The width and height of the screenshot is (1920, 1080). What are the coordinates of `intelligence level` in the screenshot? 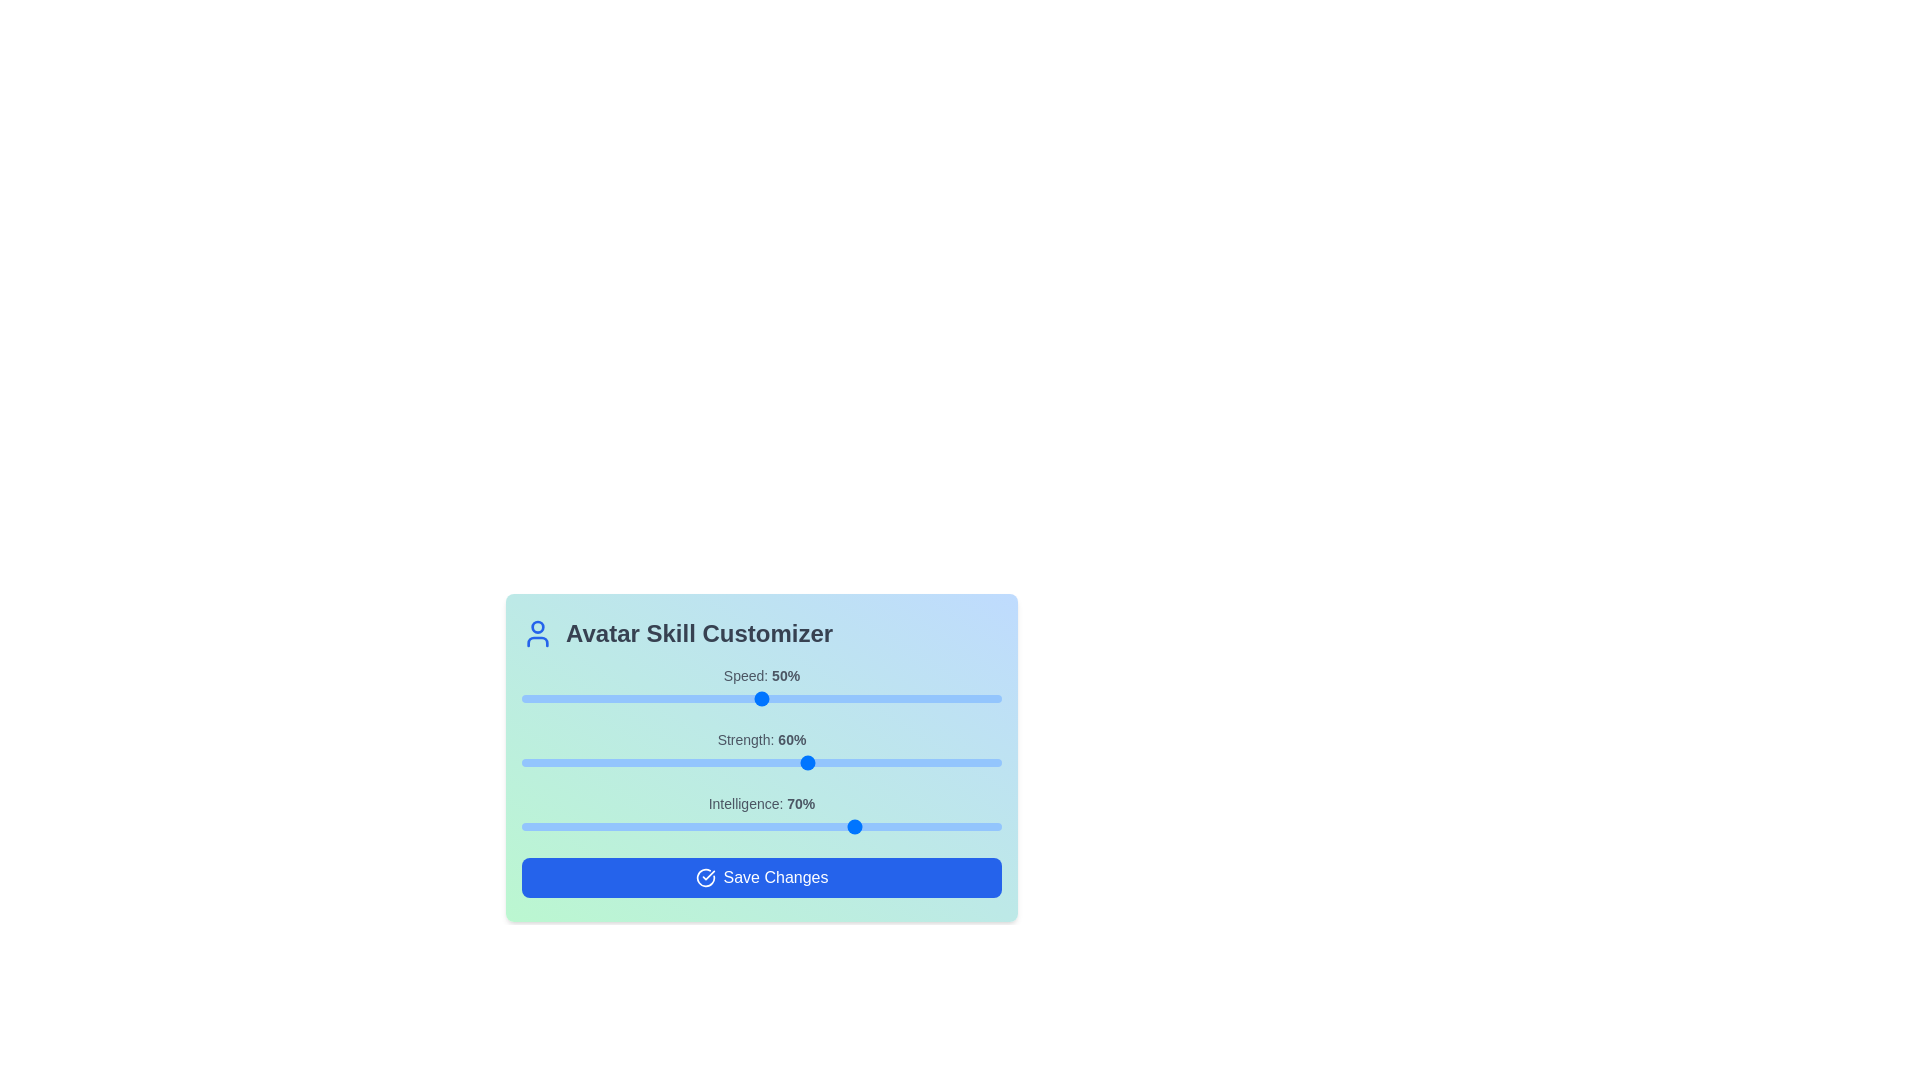 It's located at (578, 826).